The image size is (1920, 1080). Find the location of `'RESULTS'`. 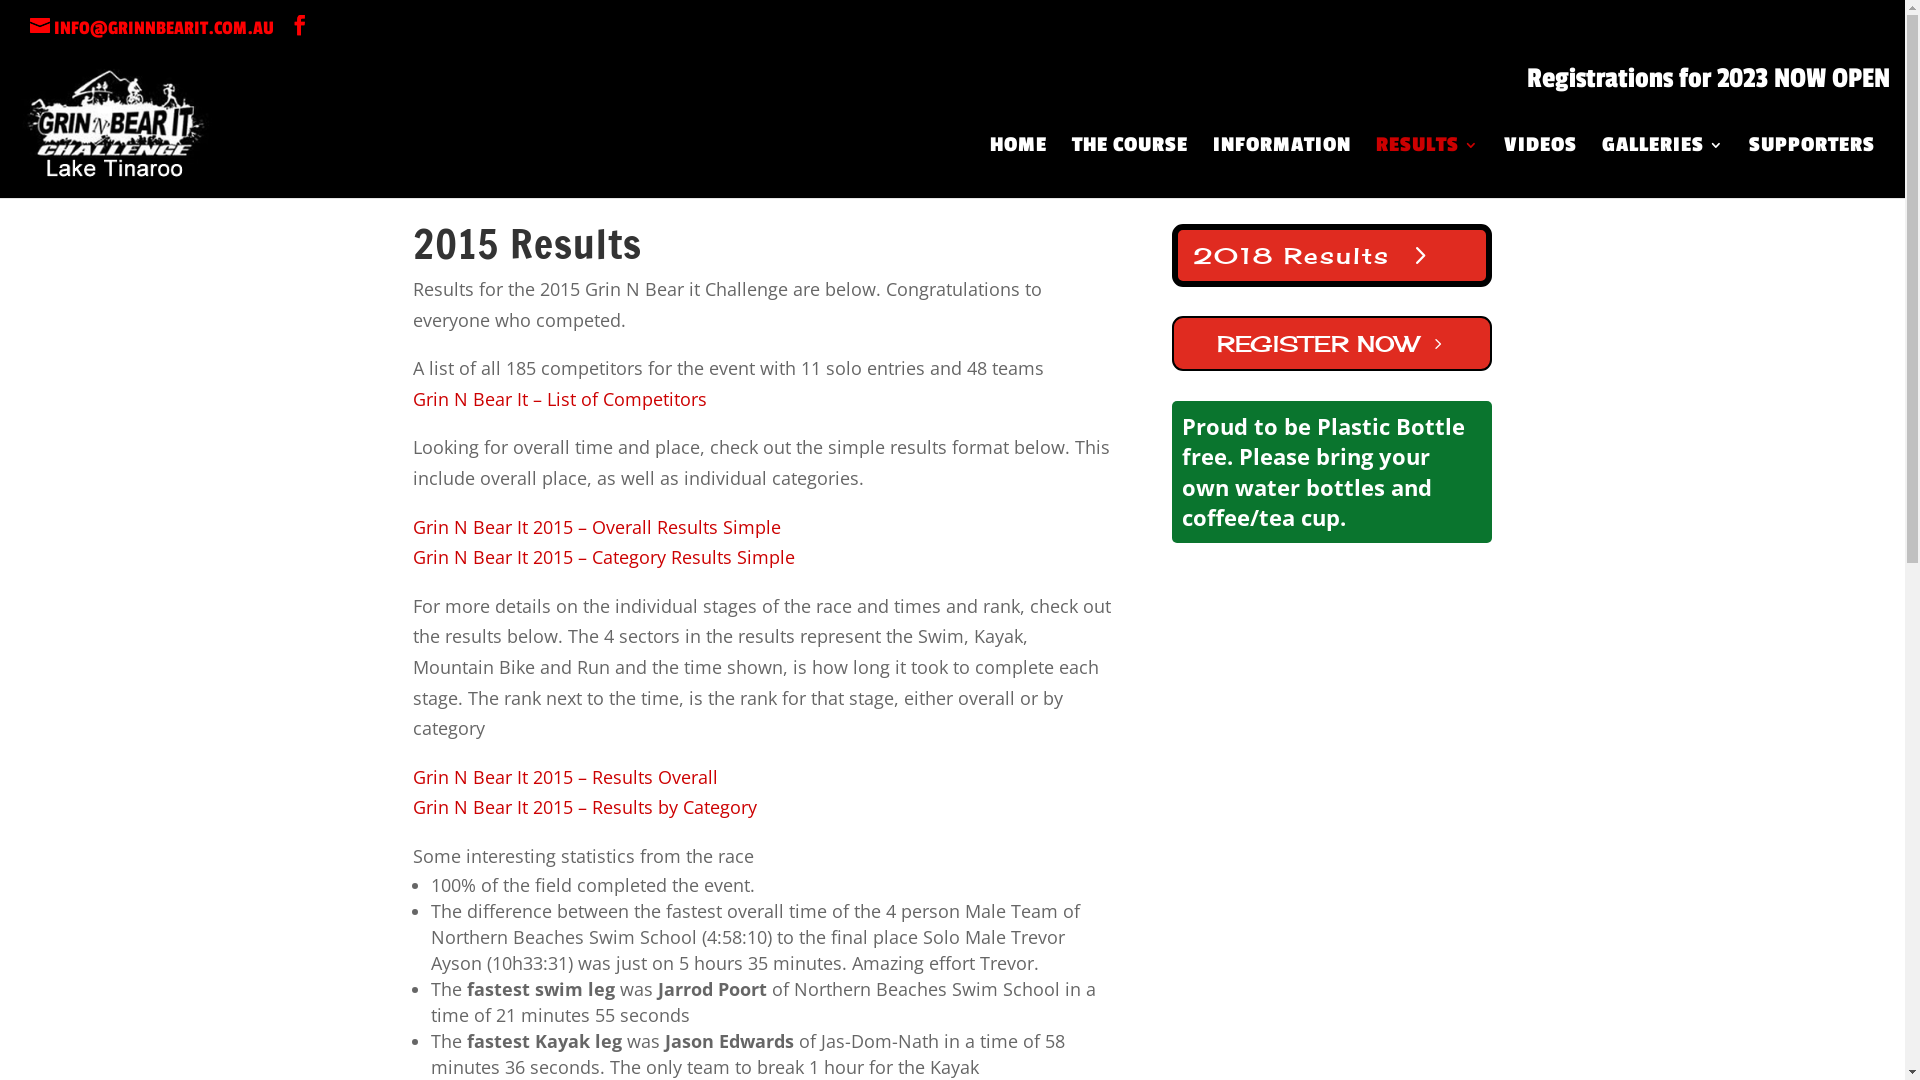

'RESULTS' is located at coordinates (1426, 167).